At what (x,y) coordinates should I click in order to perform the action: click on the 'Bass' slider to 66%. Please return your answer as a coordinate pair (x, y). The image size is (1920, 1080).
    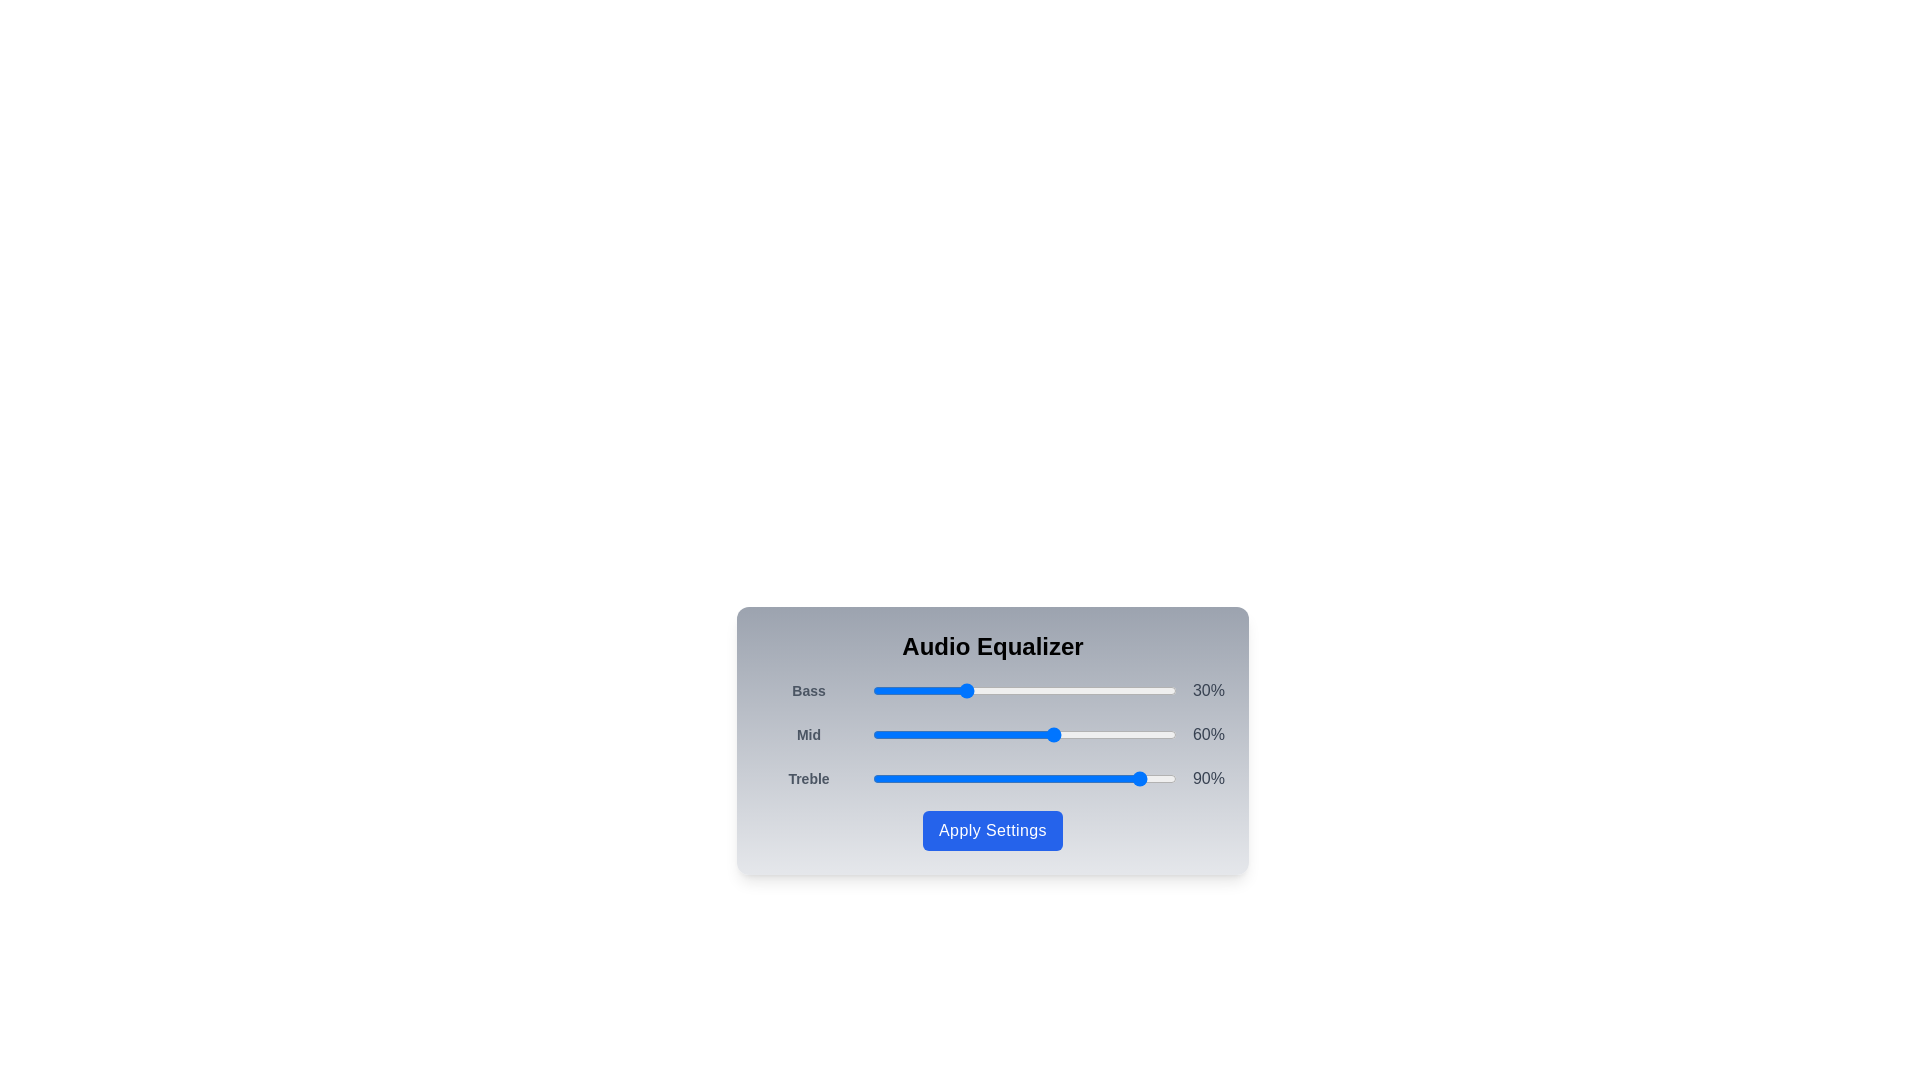
    Looking at the image, I should click on (1072, 689).